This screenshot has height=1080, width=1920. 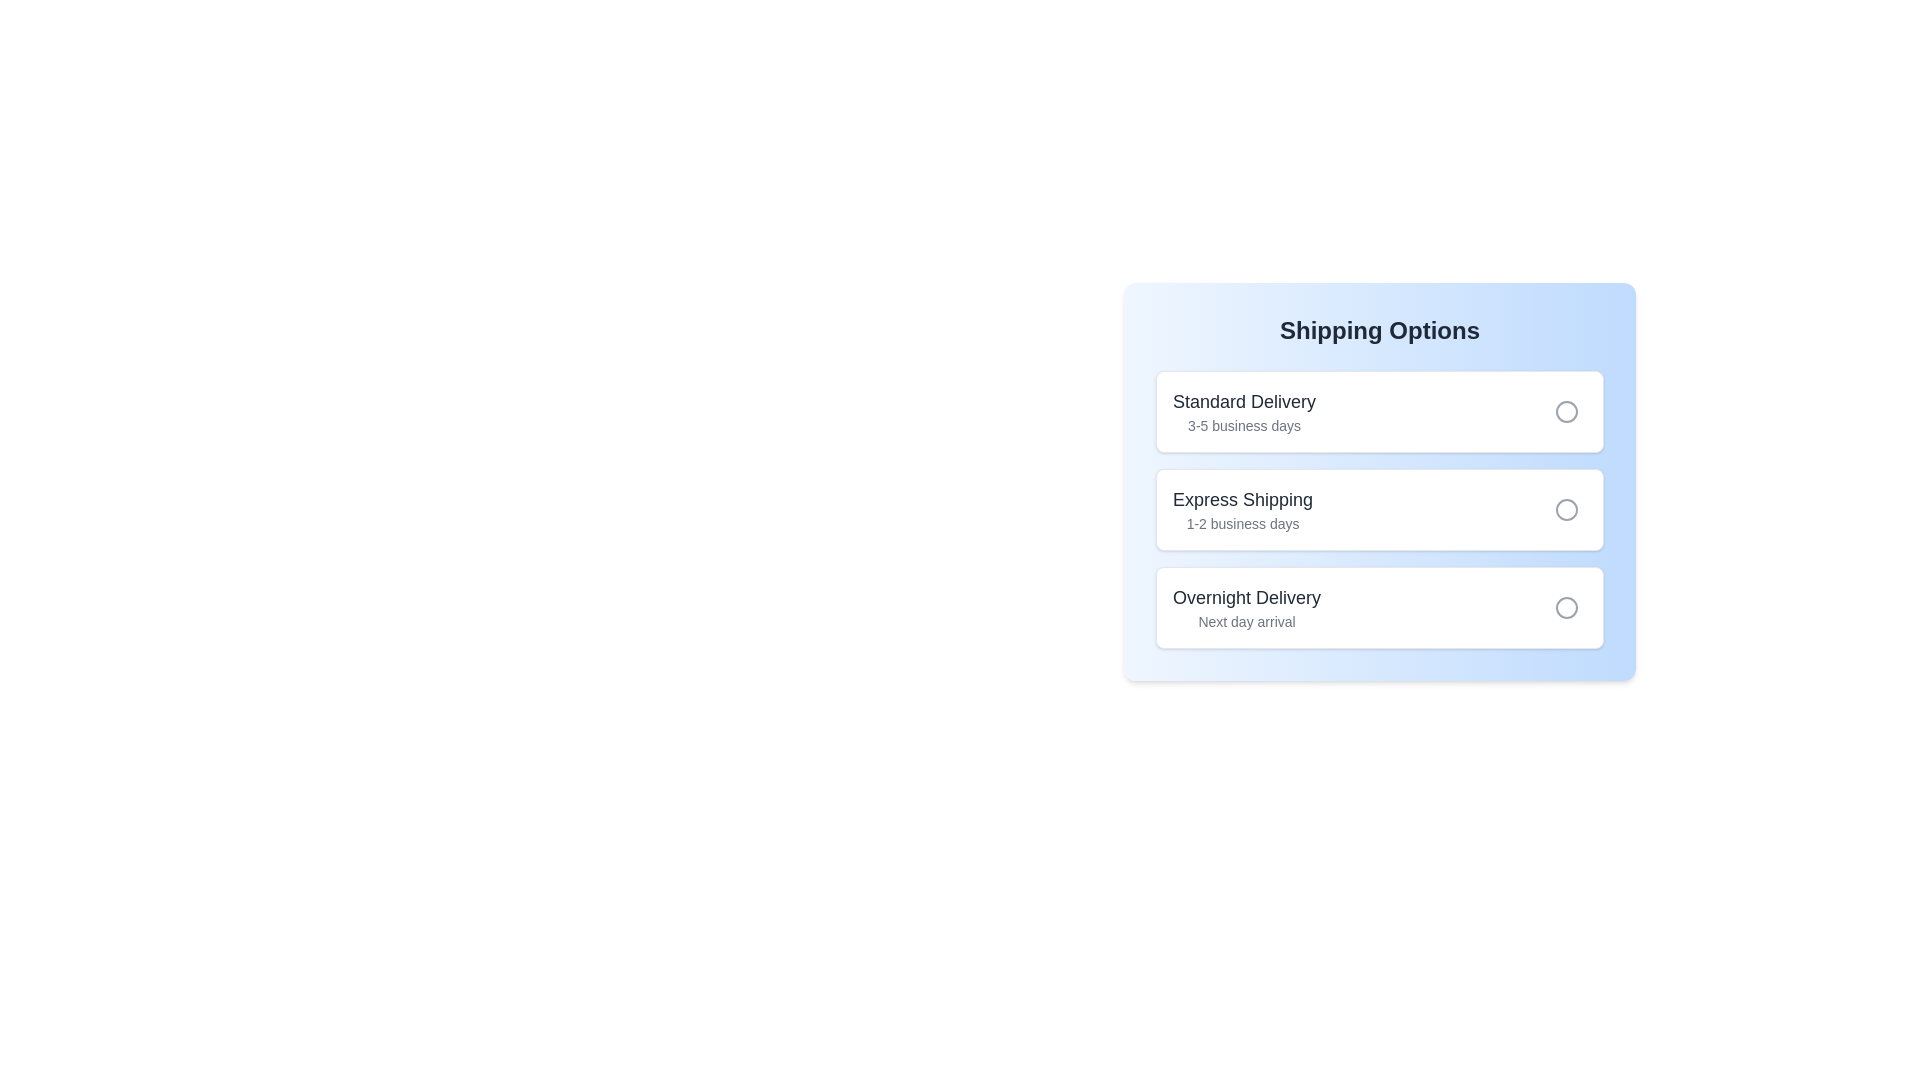 What do you see at coordinates (1565, 607) in the screenshot?
I see `the interactive radio button for 'Overnight Delivery' located at the far right of the option, next to 'Next day arrival'` at bounding box center [1565, 607].